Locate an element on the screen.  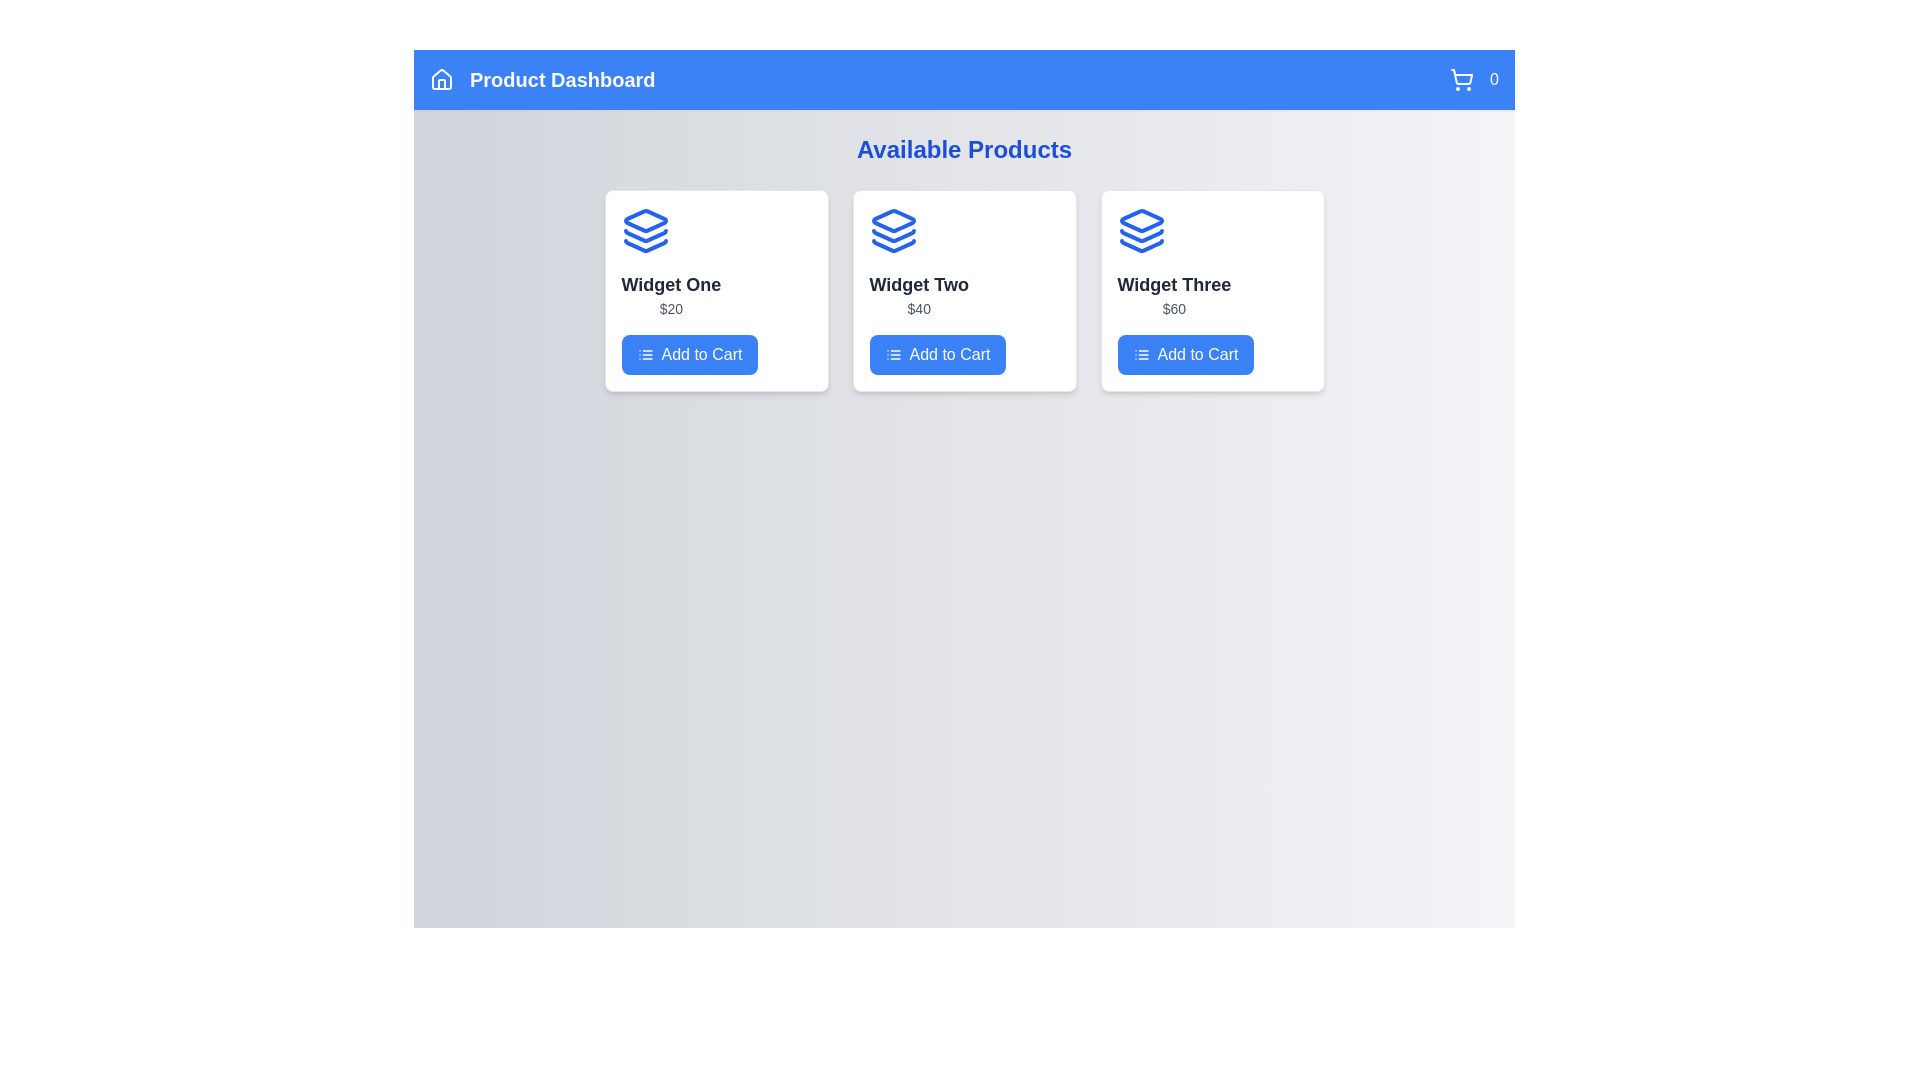
static text label displaying the price '$40' located below the product title 'Widget Two' in the product information card is located at coordinates (918, 308).